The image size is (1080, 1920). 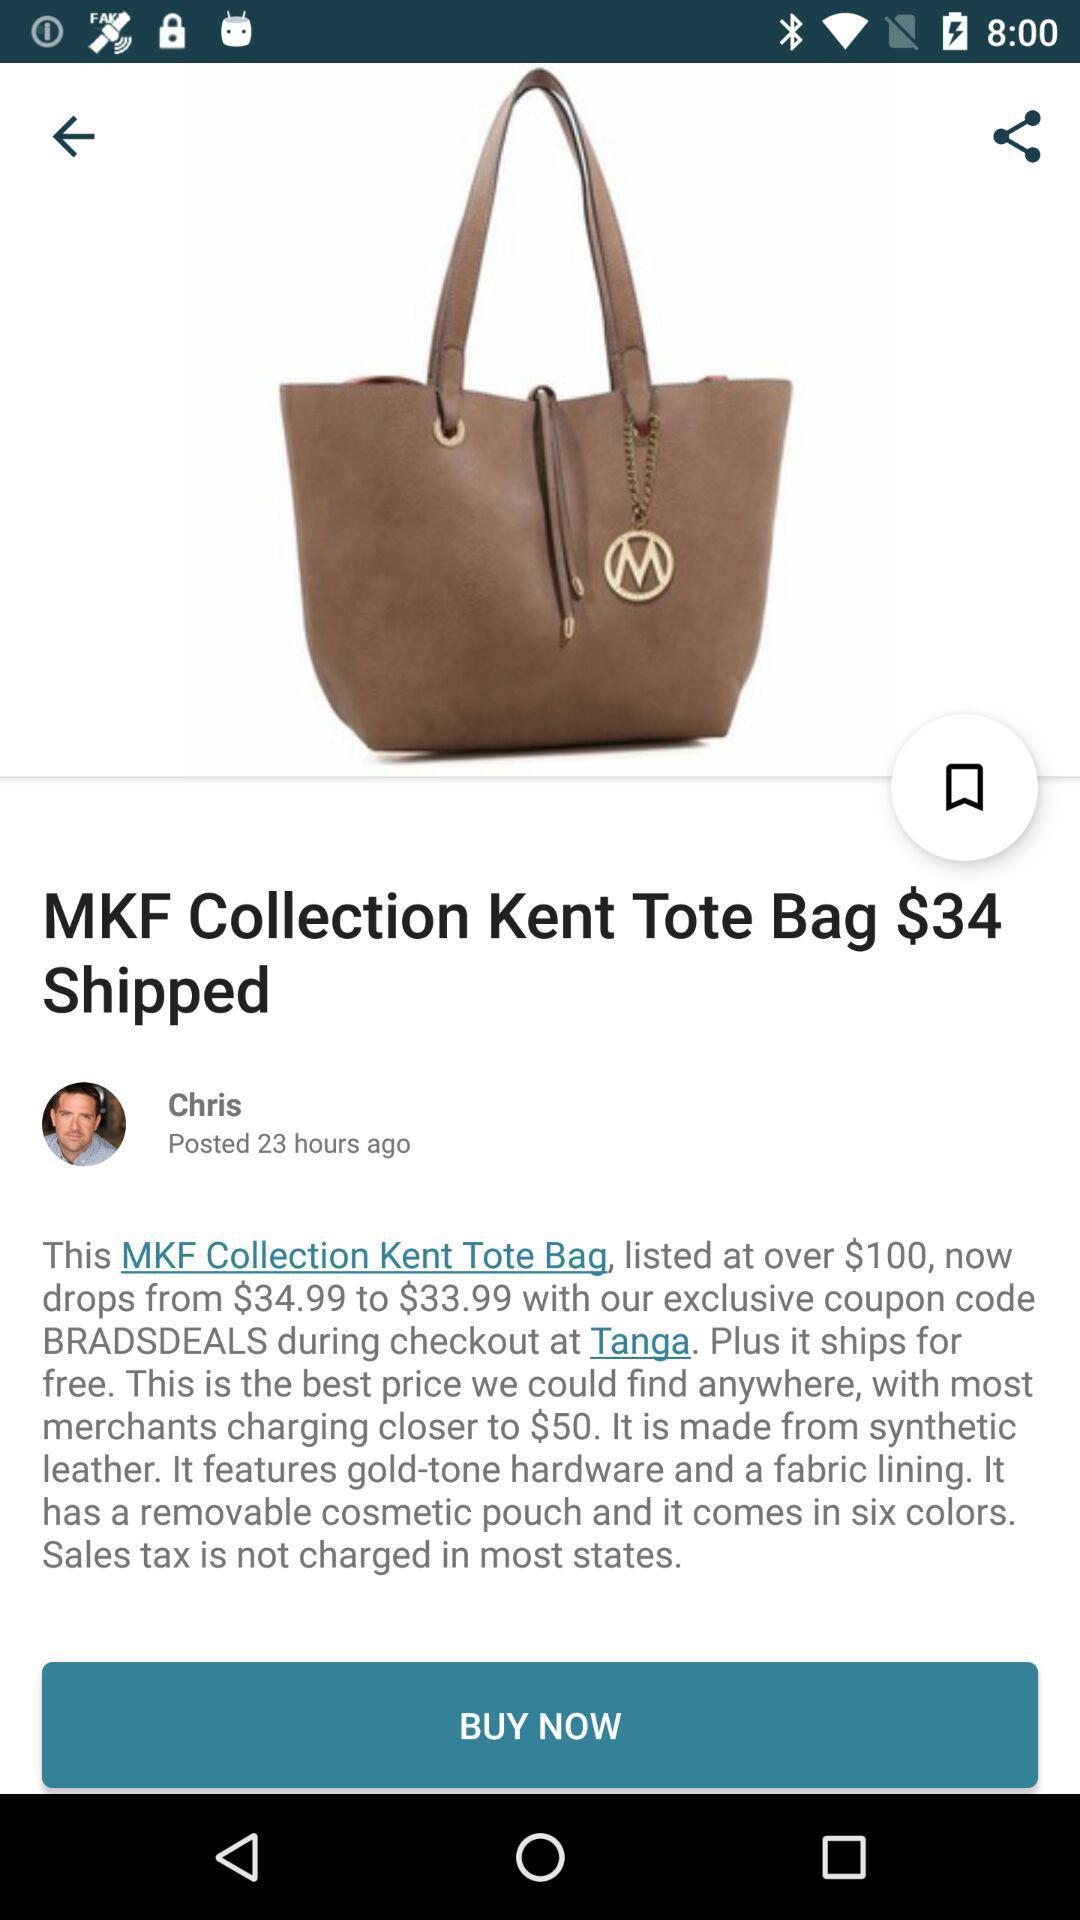 I want to click on icon above the mkf collection kent icon, so click(x=72, y=135).